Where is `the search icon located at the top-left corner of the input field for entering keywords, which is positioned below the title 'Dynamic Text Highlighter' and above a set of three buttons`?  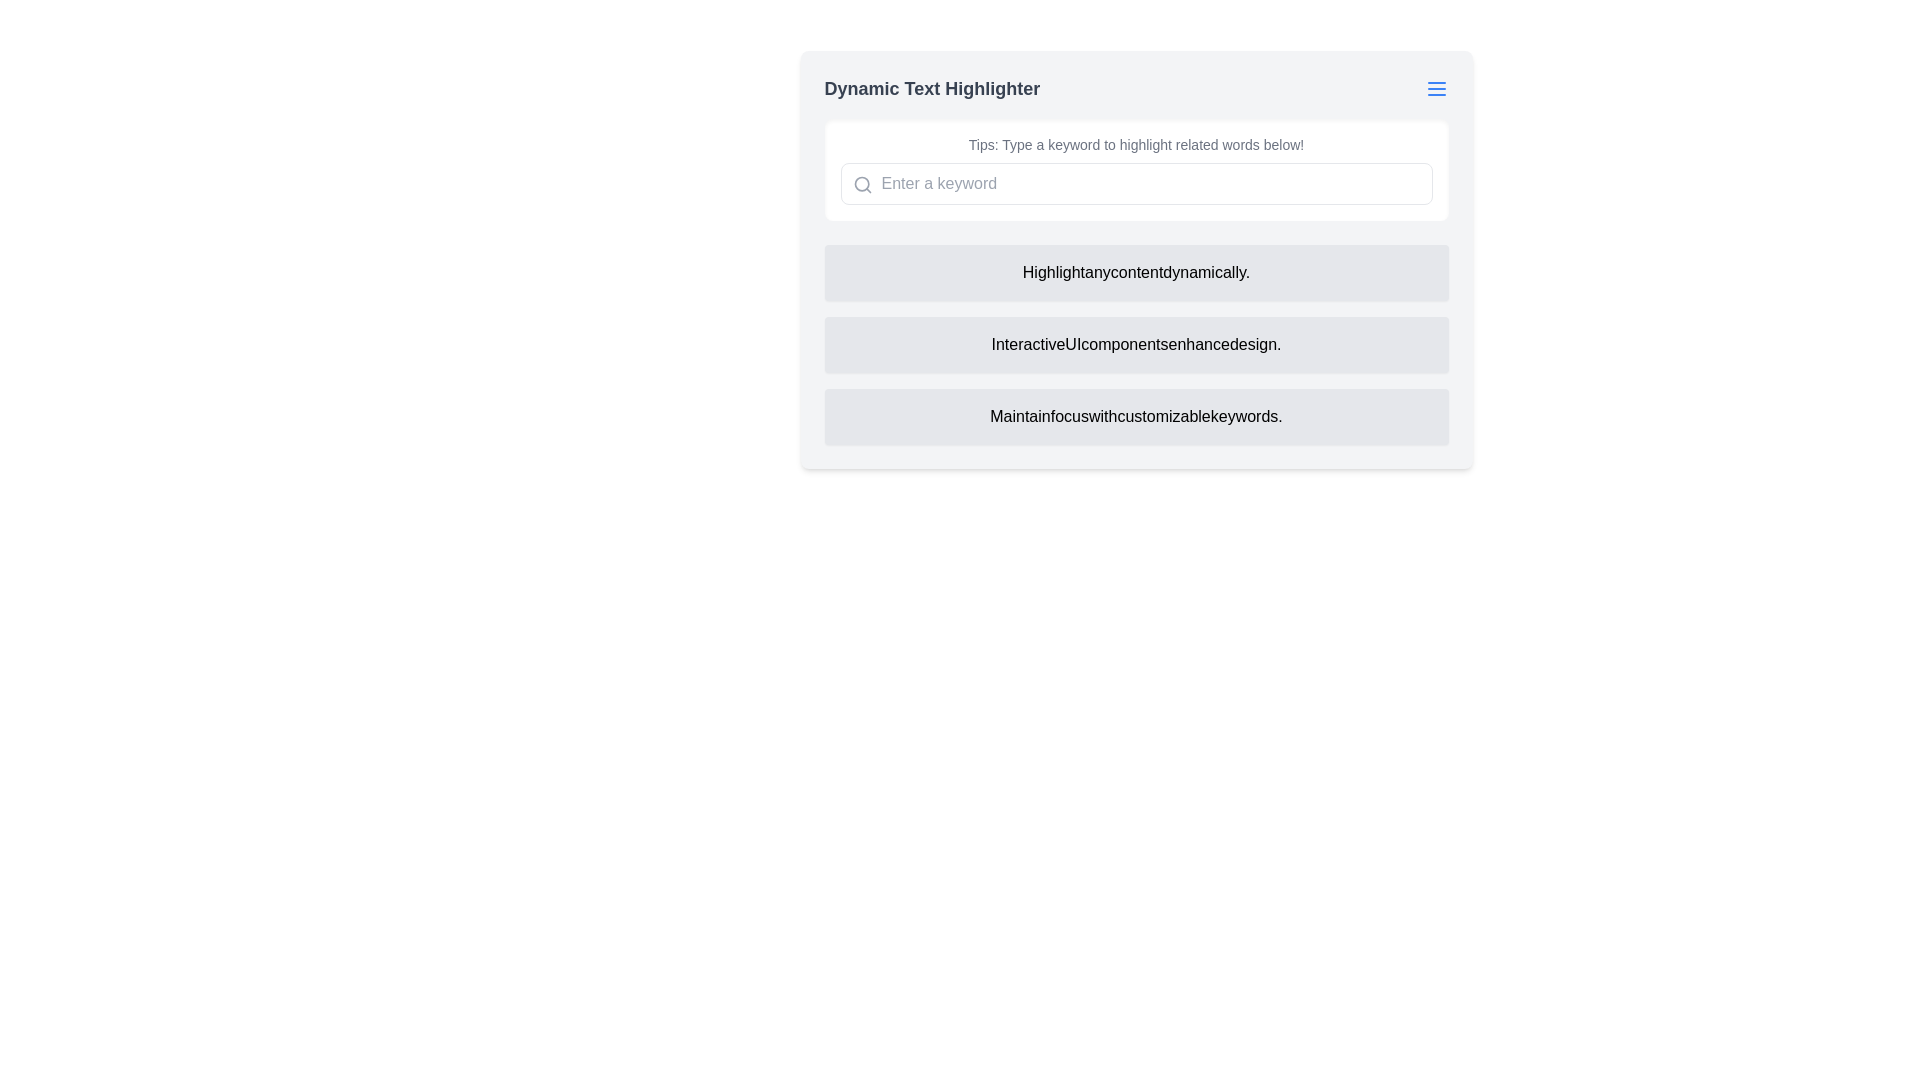
the search icon located at the top-left corner of the input field for entering keywords, which is positioned below the title 'Dynamic Text Highlighter' and above a set of three buttons is located at coordinates (862, 185).